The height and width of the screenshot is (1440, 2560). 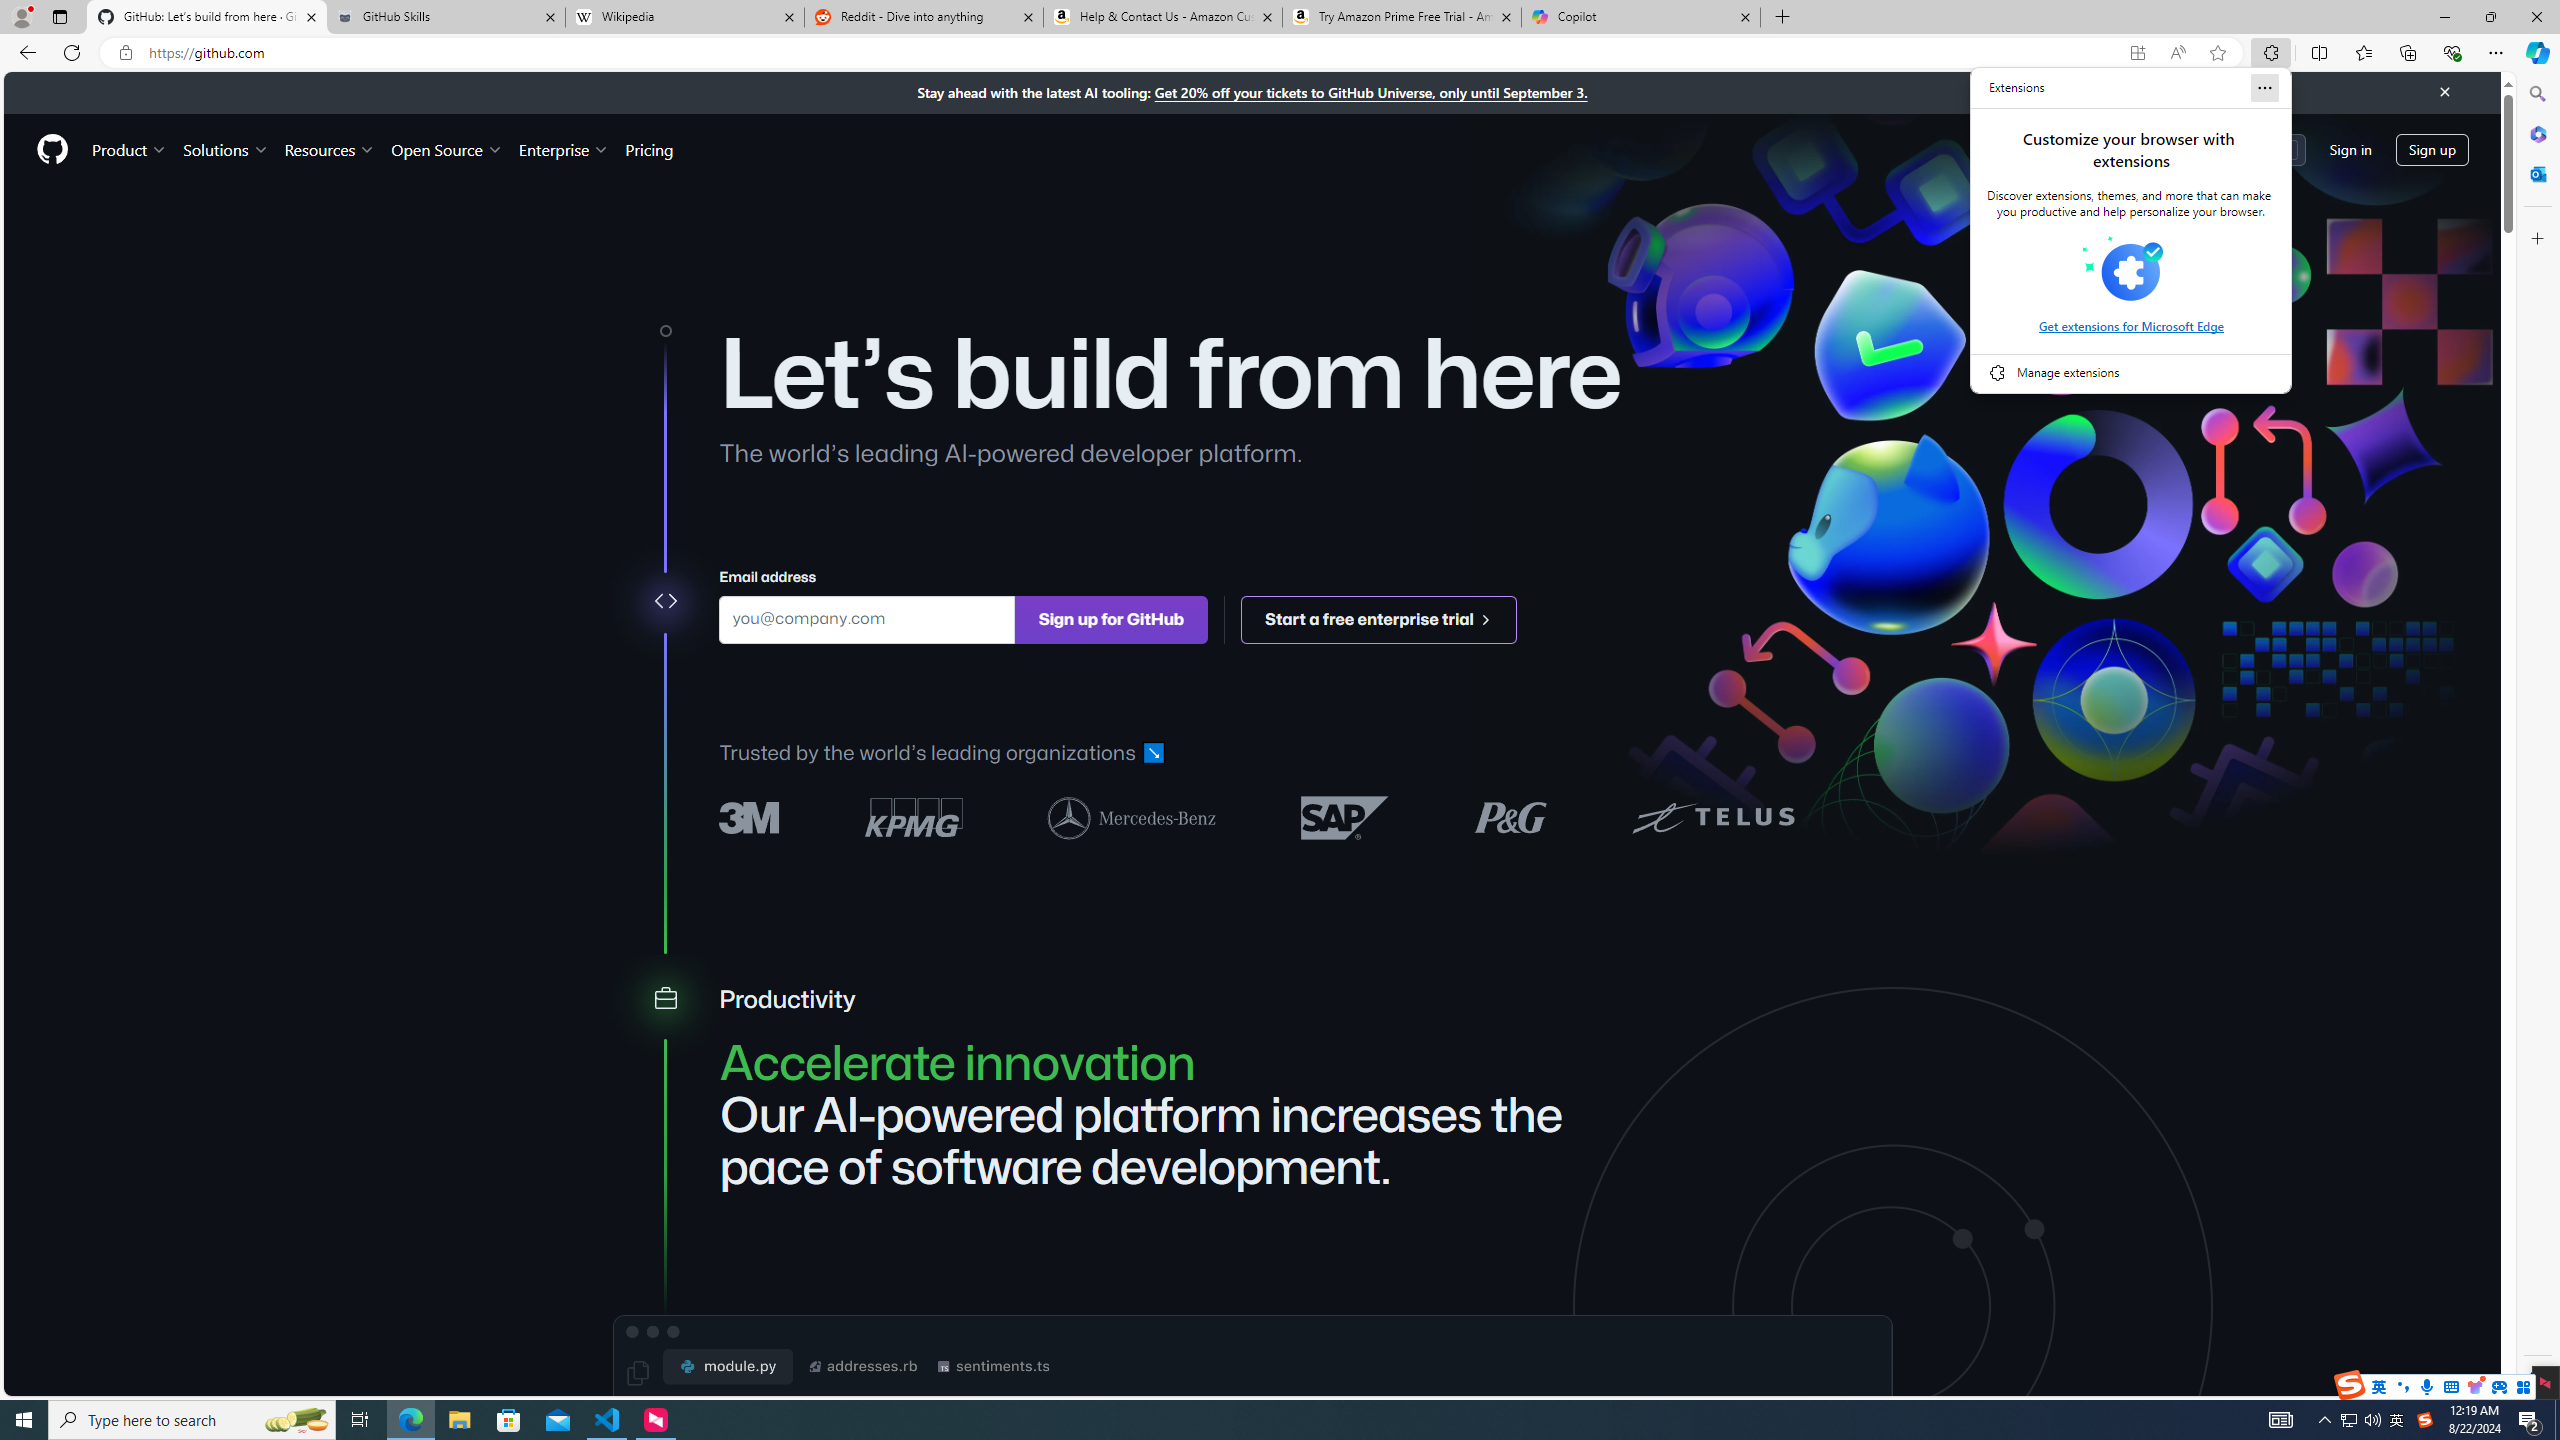 What do you see at coordinates (2556, 1418) in the screenshot?
I see `'Show desktop'` at bounding box center [2556, 1418].